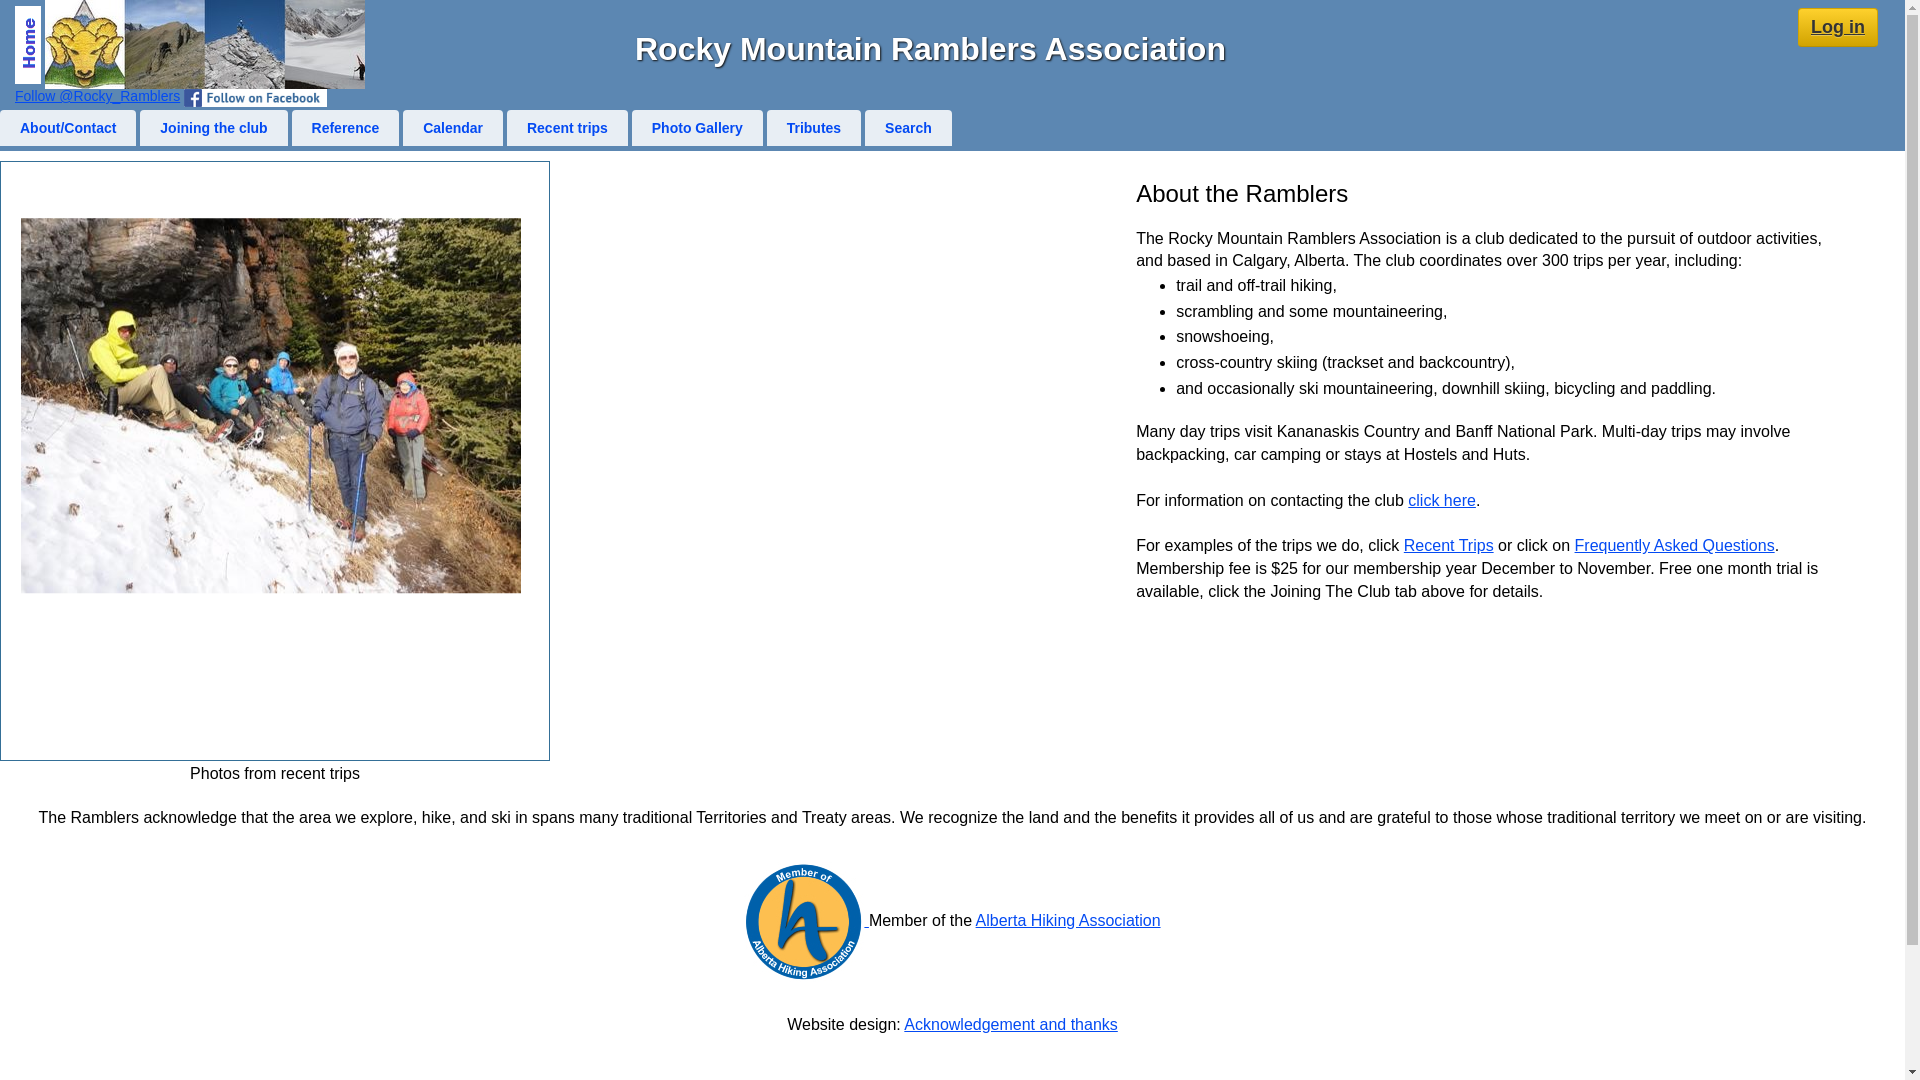 This screenshot has height=1080, width=1920. What do you see at coordinates (28, 45) in the screenshot?
I see `'Home page'` at bounding box center [28, 45].